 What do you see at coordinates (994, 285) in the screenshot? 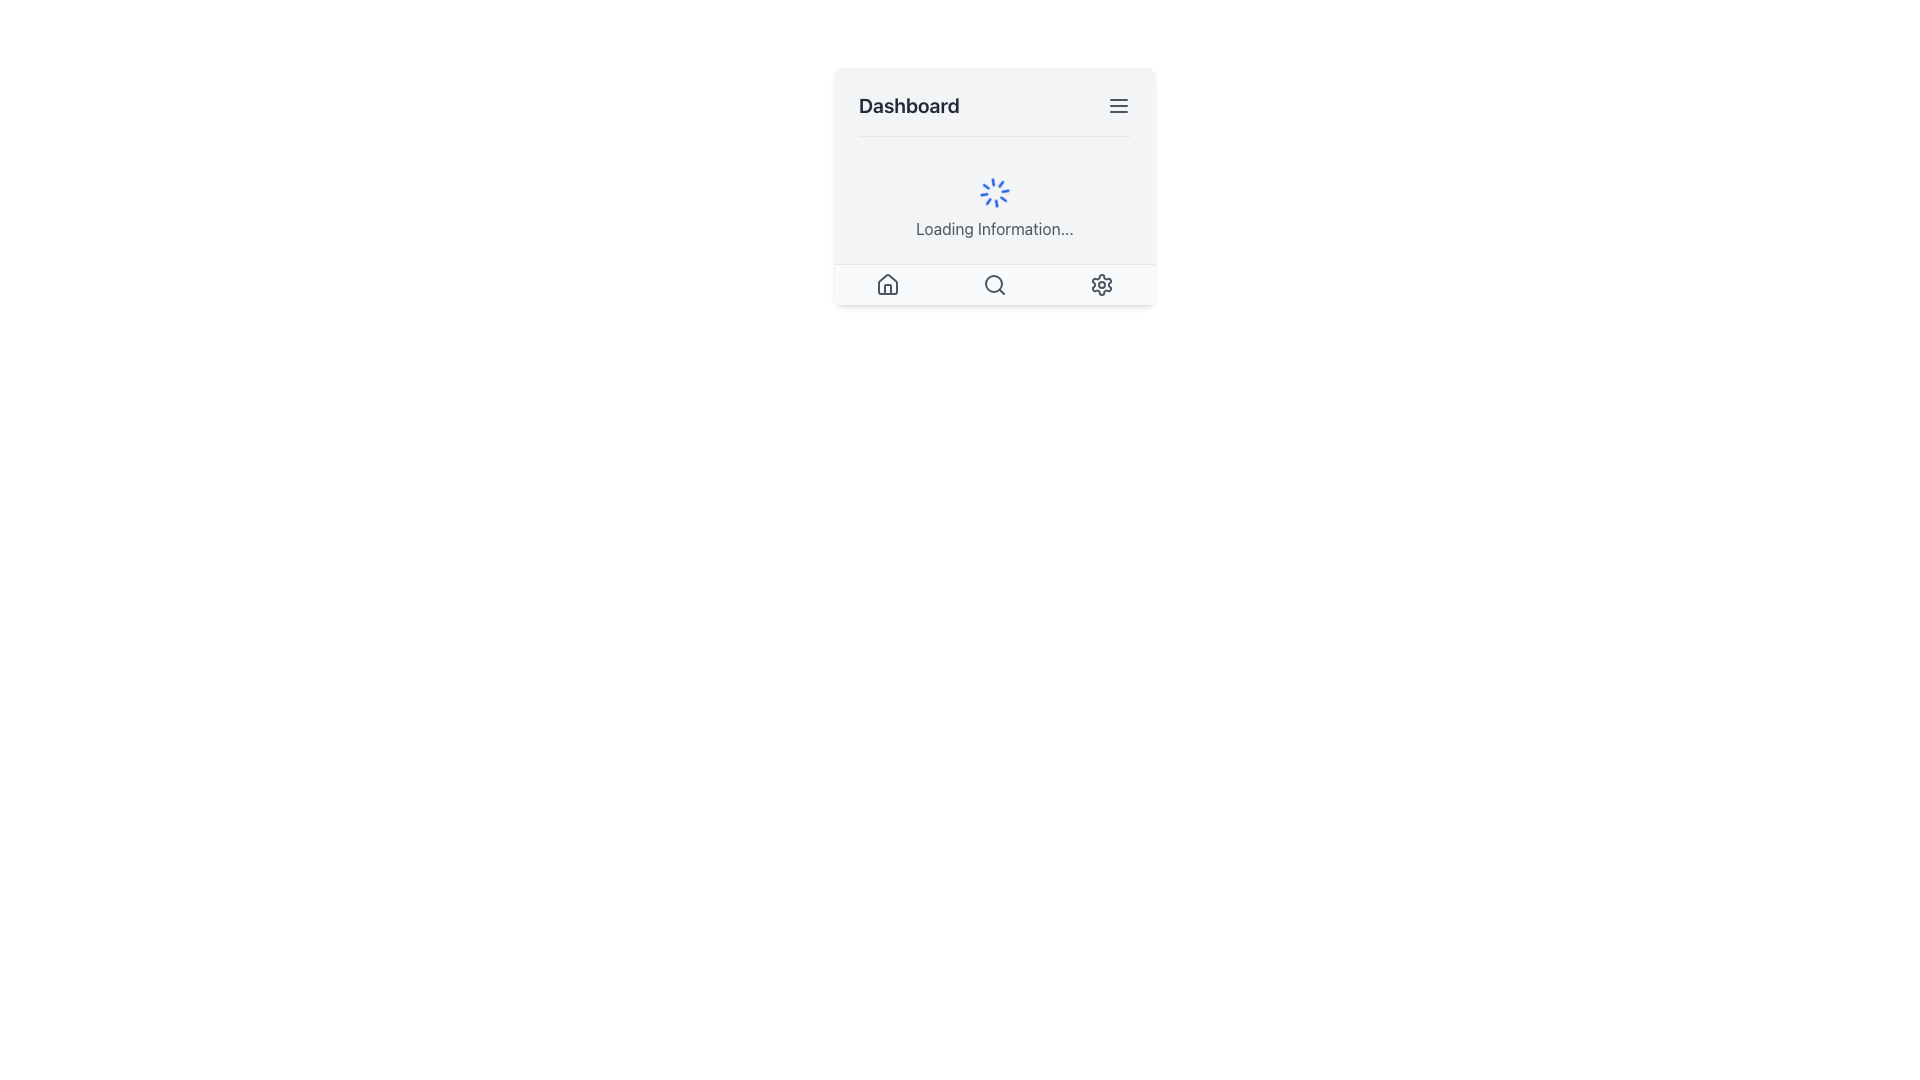
I see `the Search Button icon, depicted as a magnifying glass with a circular frame, located in the bottom navigation bar between the house and settings icons` at bounding box center [994, 285].